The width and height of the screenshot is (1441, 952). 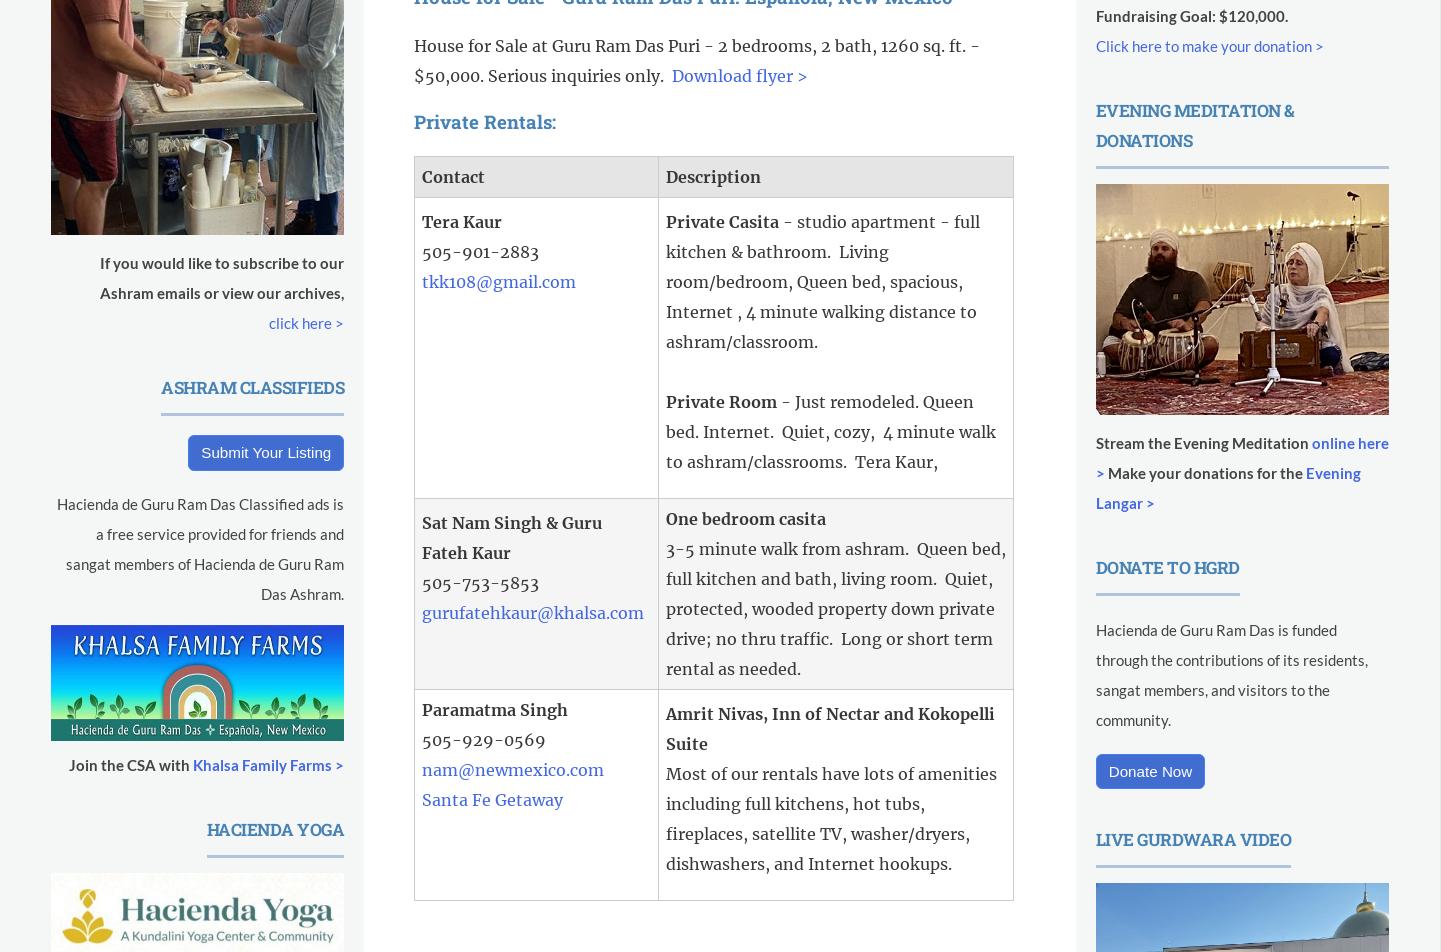 What do you see at coordinates (129, 763) in the screenshot?
I see `'Join the CSA with'` at bounding box center [129, 763].